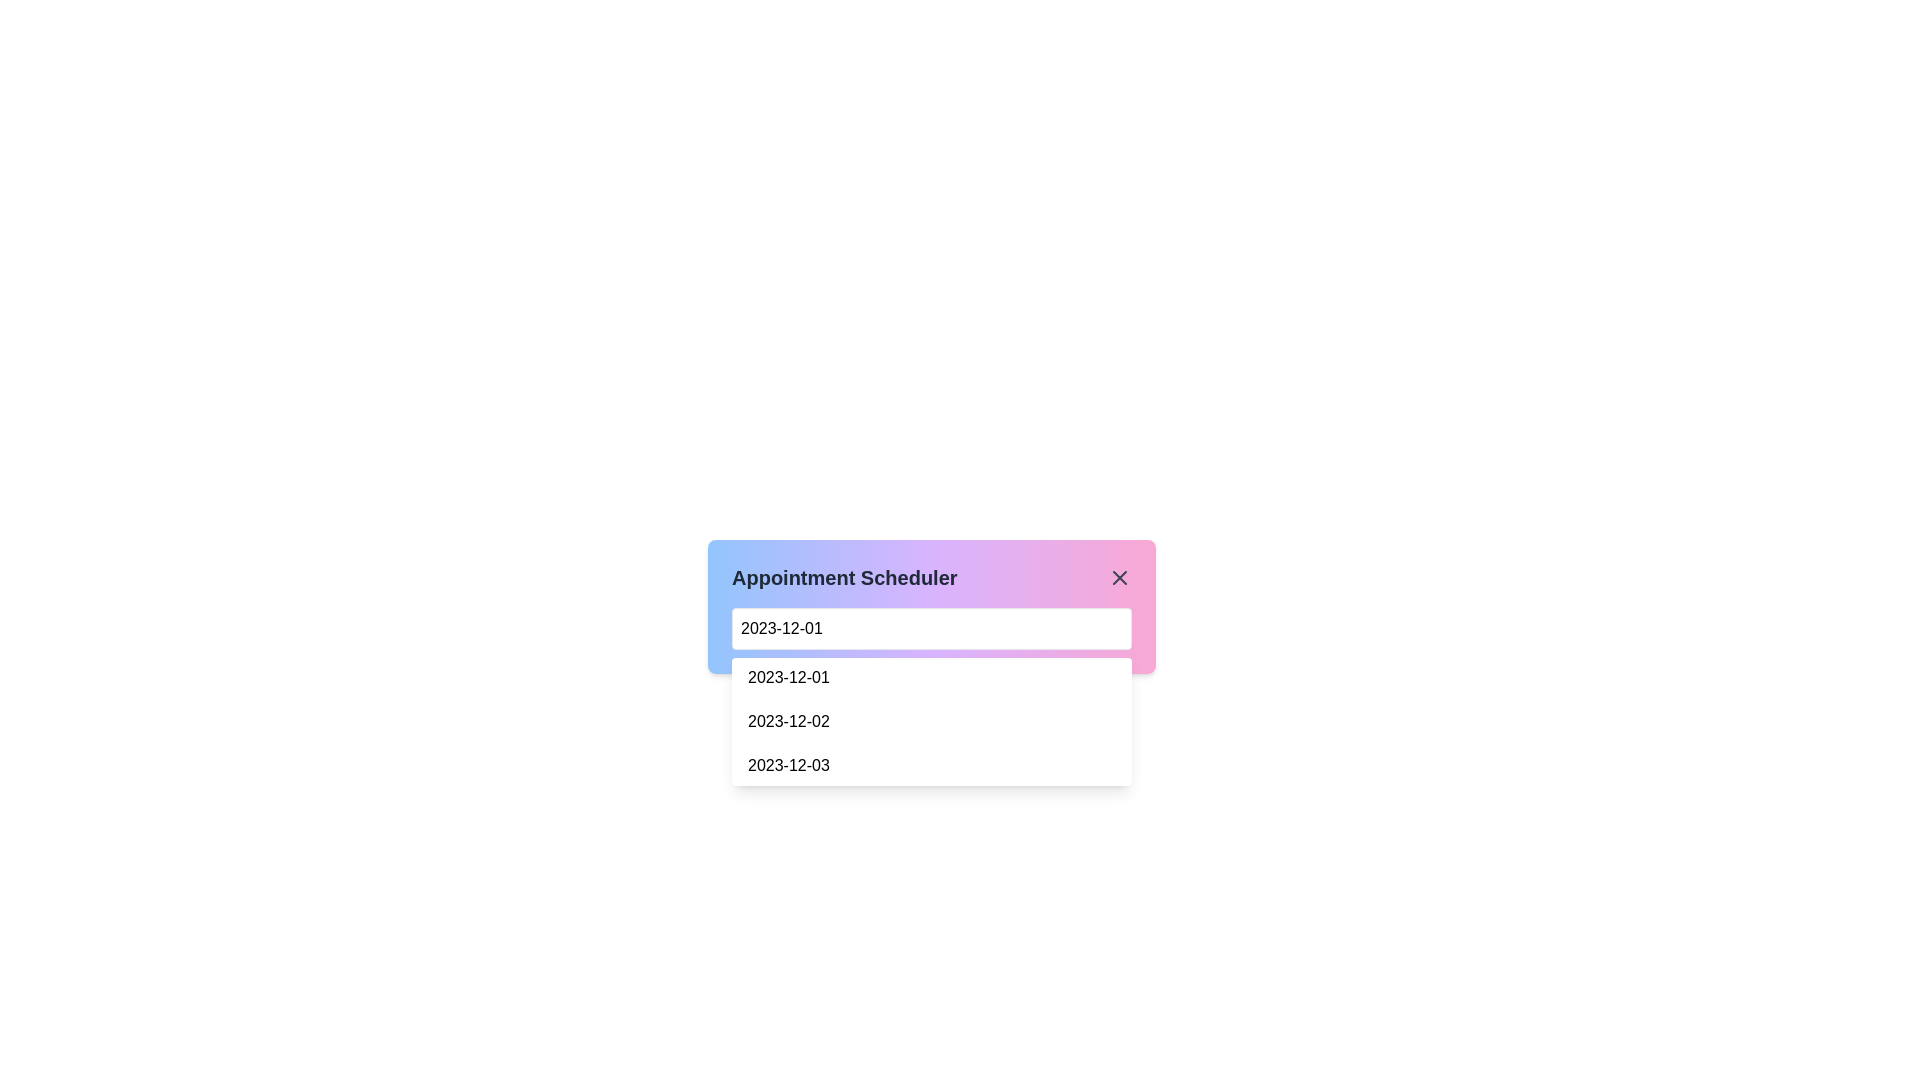  What do you see at coordinates (930, 765) in the screenshot?
I see `the selectable date entry for '2023-12-03' in the dropdown list under 'Appointment Scheduler'` at bounding box center [930, 765].